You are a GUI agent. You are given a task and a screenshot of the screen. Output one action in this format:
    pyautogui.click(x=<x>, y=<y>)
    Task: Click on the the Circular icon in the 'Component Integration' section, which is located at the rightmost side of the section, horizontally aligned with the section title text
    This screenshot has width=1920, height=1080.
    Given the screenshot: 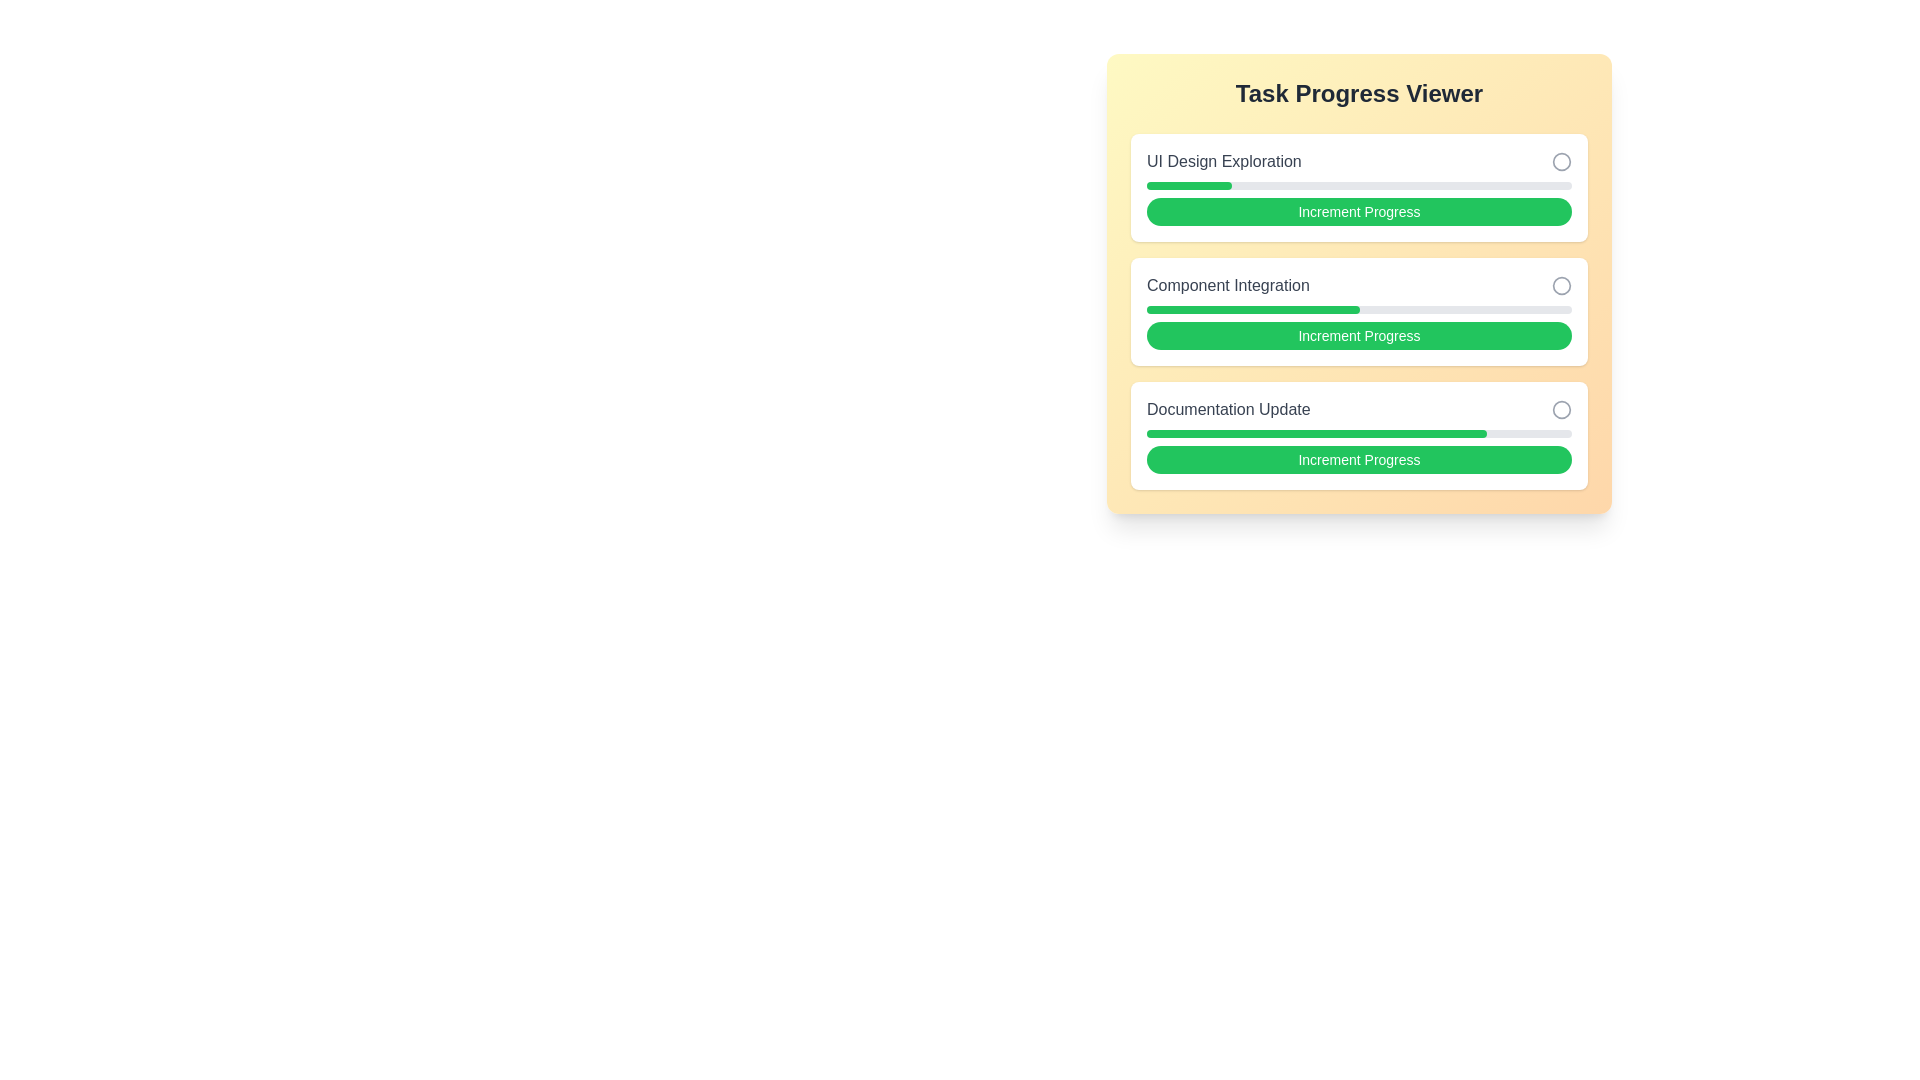 What is the action you would take?
    pyautogui.click(x=1560, y=285)
    